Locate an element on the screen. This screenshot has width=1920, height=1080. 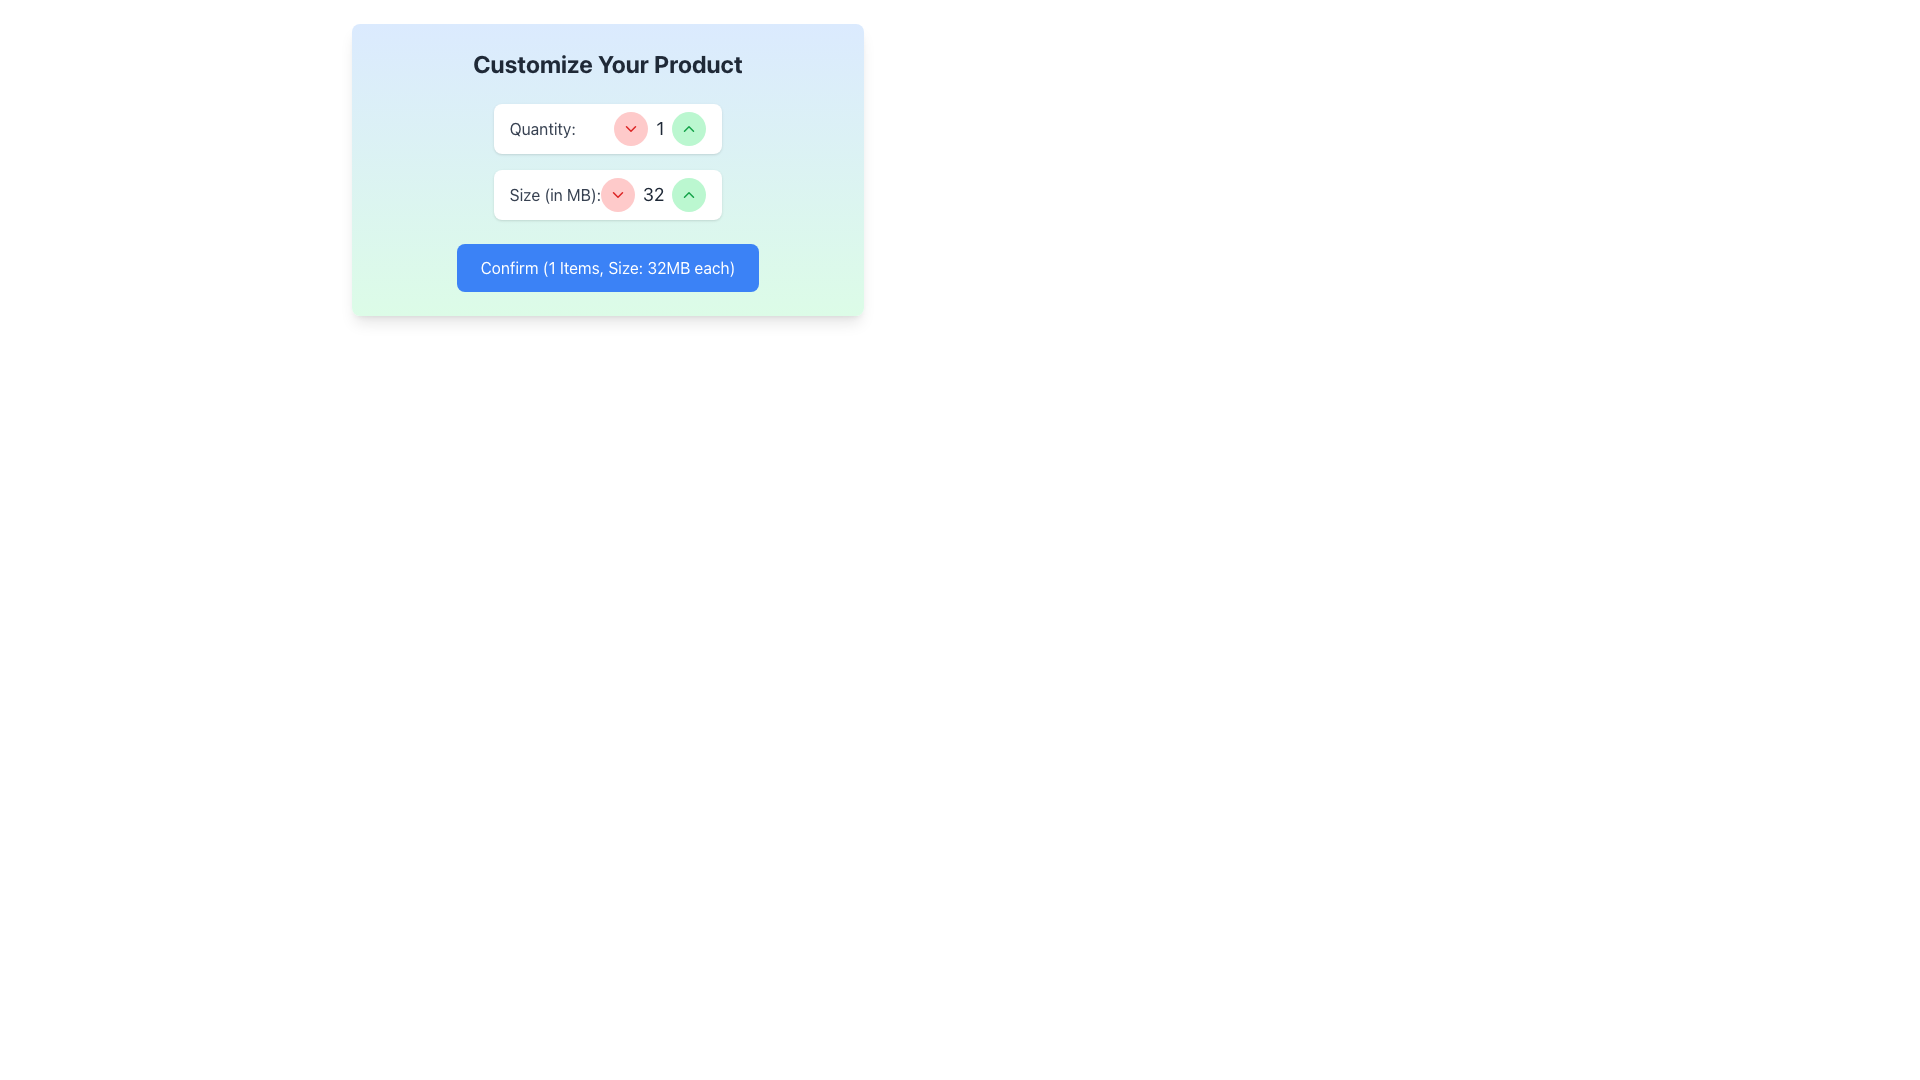
the Static Text displaying the number '32' in a bold, large gray font, located in the 'Size (in MB):' section is located at coordinates (653, 195).